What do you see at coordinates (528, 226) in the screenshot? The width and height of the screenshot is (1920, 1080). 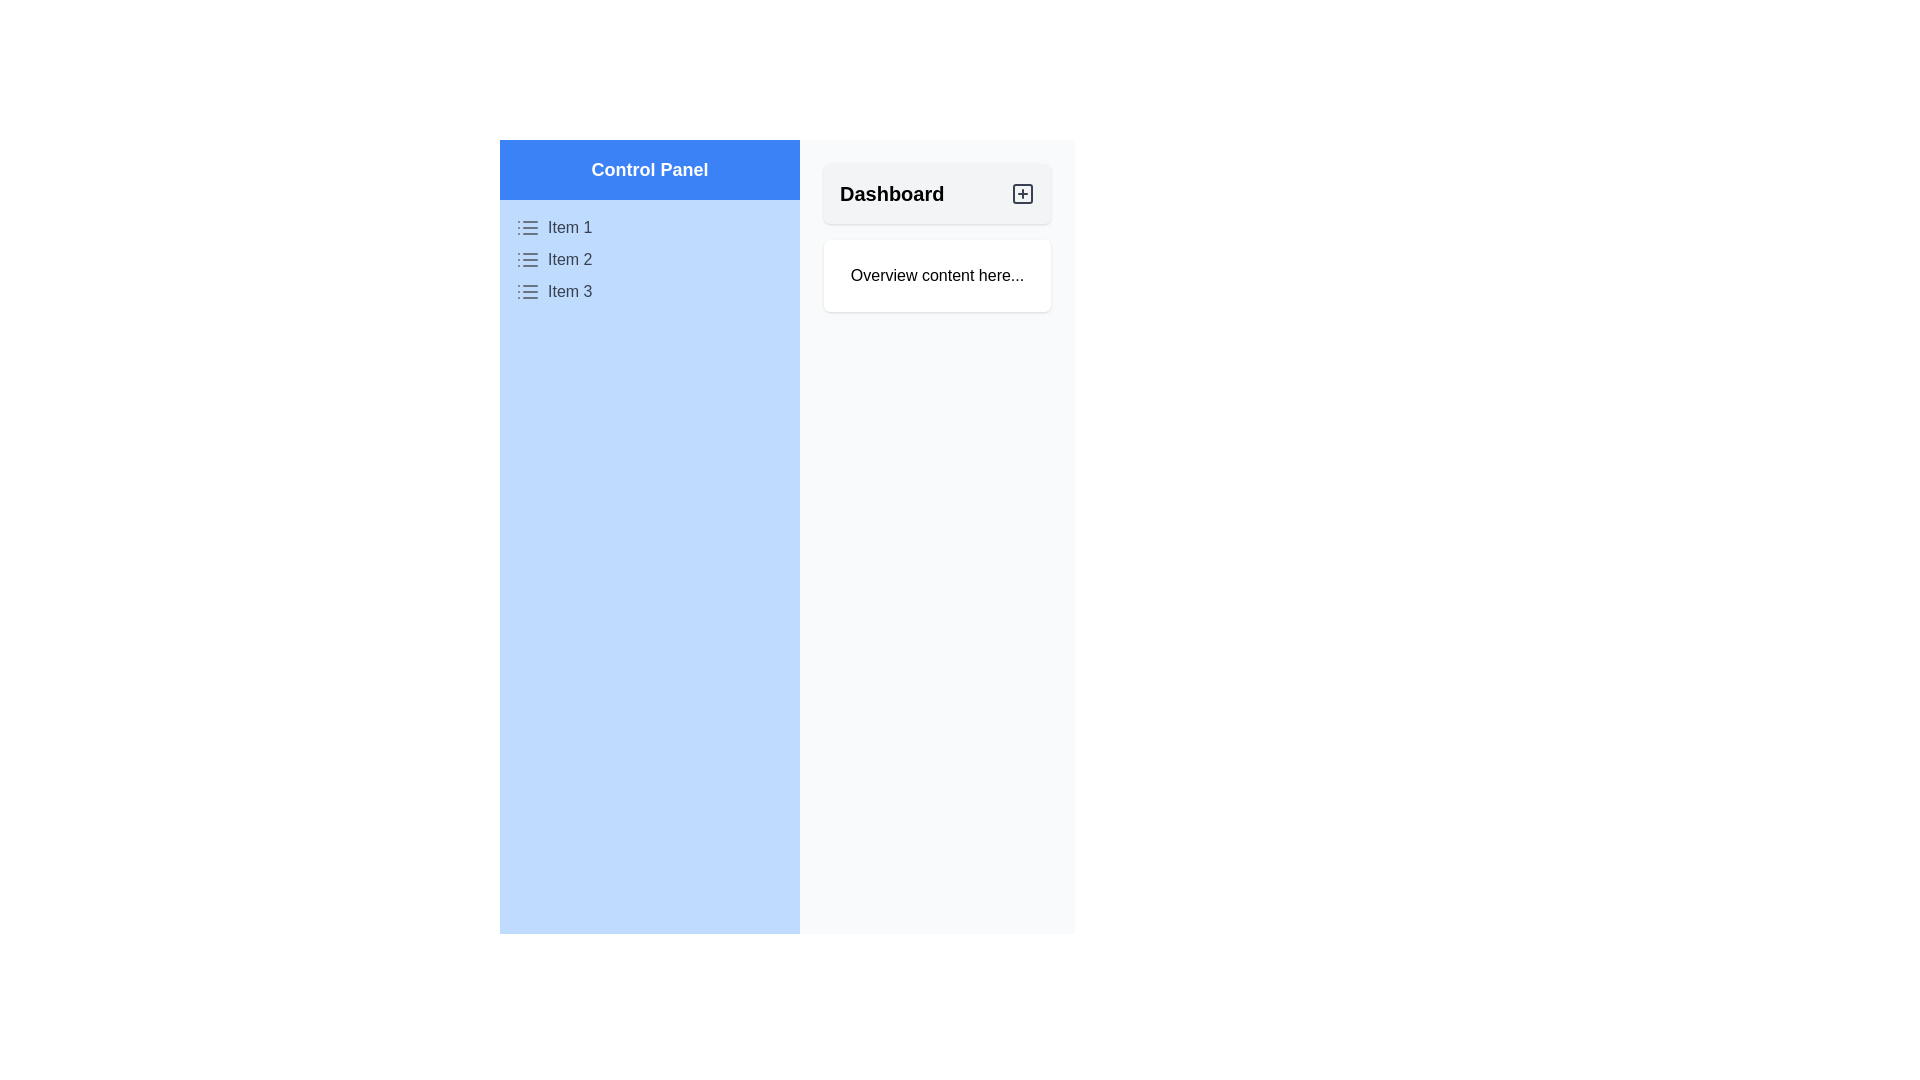 I see `the gray list icon with three horizontal lines located to the left of 'Item 1' in the sidebar under 'Control Panel'` at bounding box center [528, 226].